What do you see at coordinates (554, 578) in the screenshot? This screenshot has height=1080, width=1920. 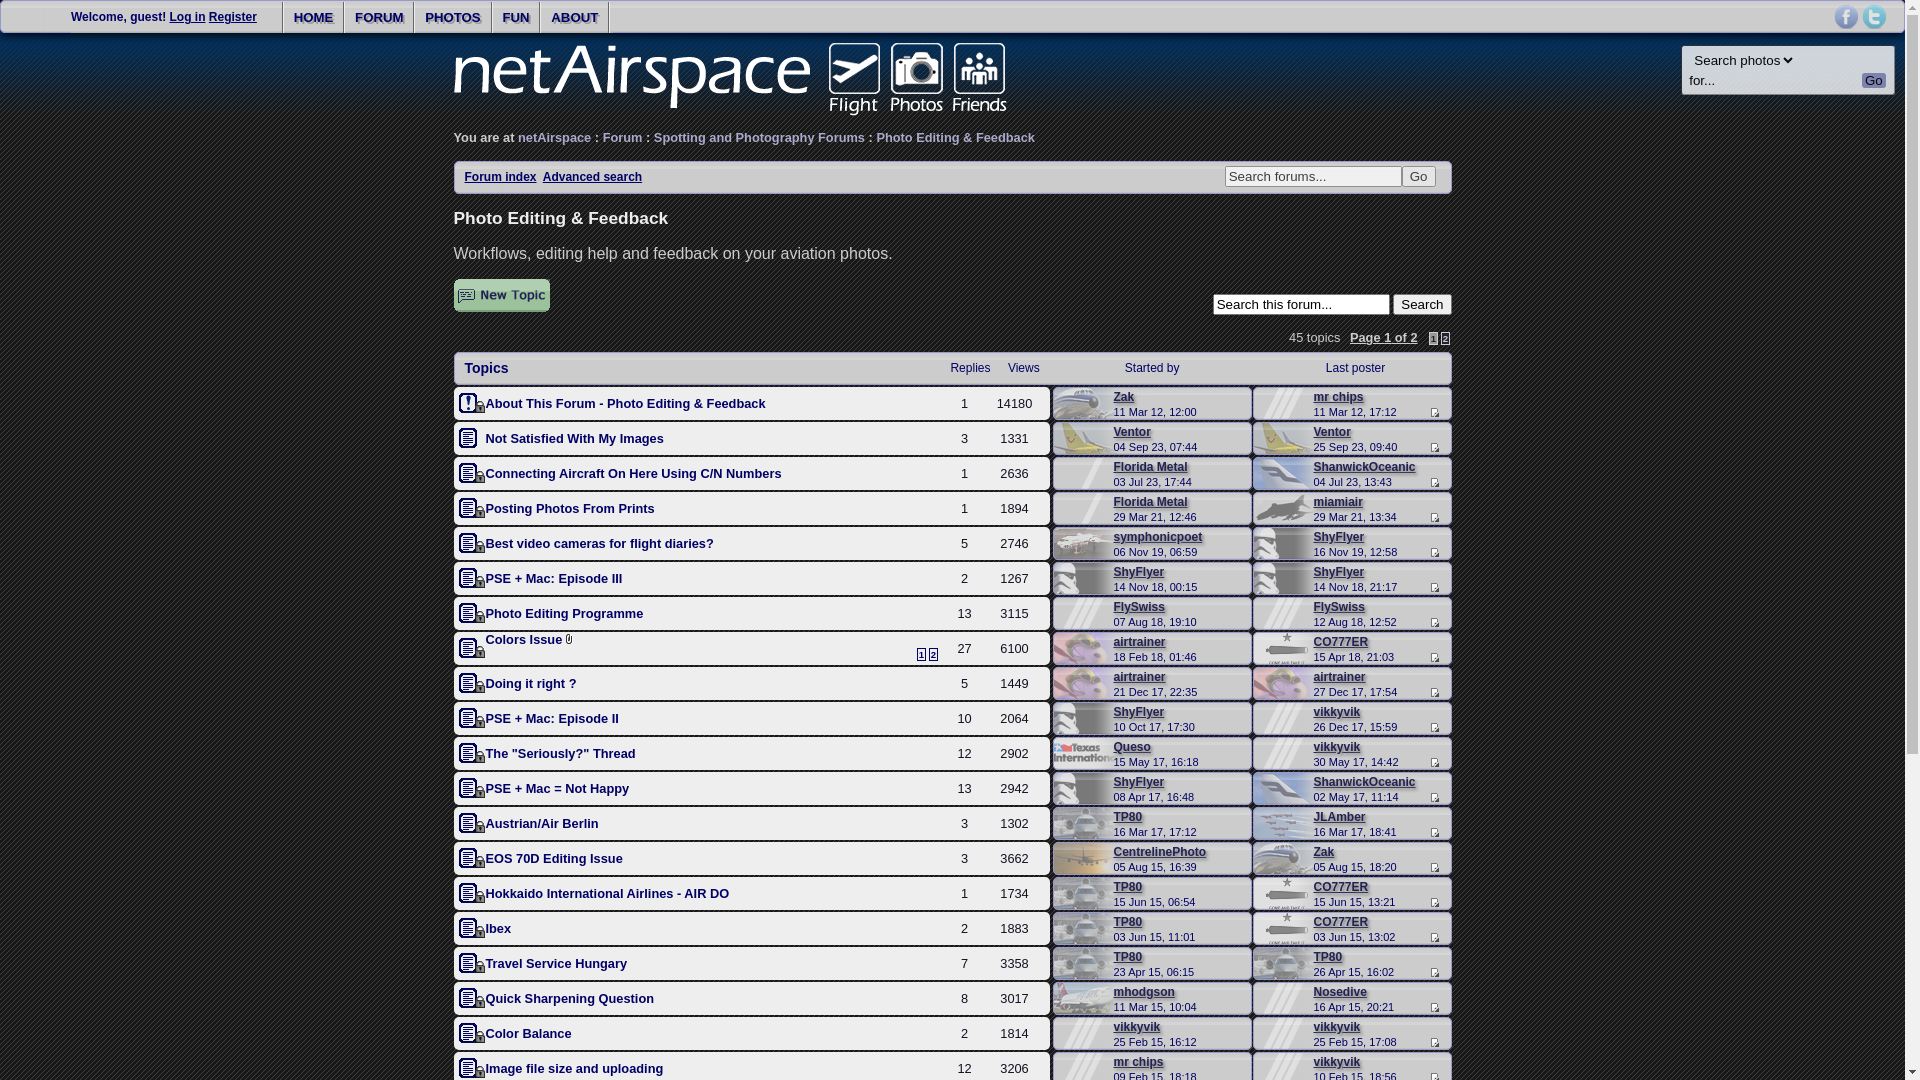 I see `'PSE + Mac: Episode III'` at bounding box center [554, 578].